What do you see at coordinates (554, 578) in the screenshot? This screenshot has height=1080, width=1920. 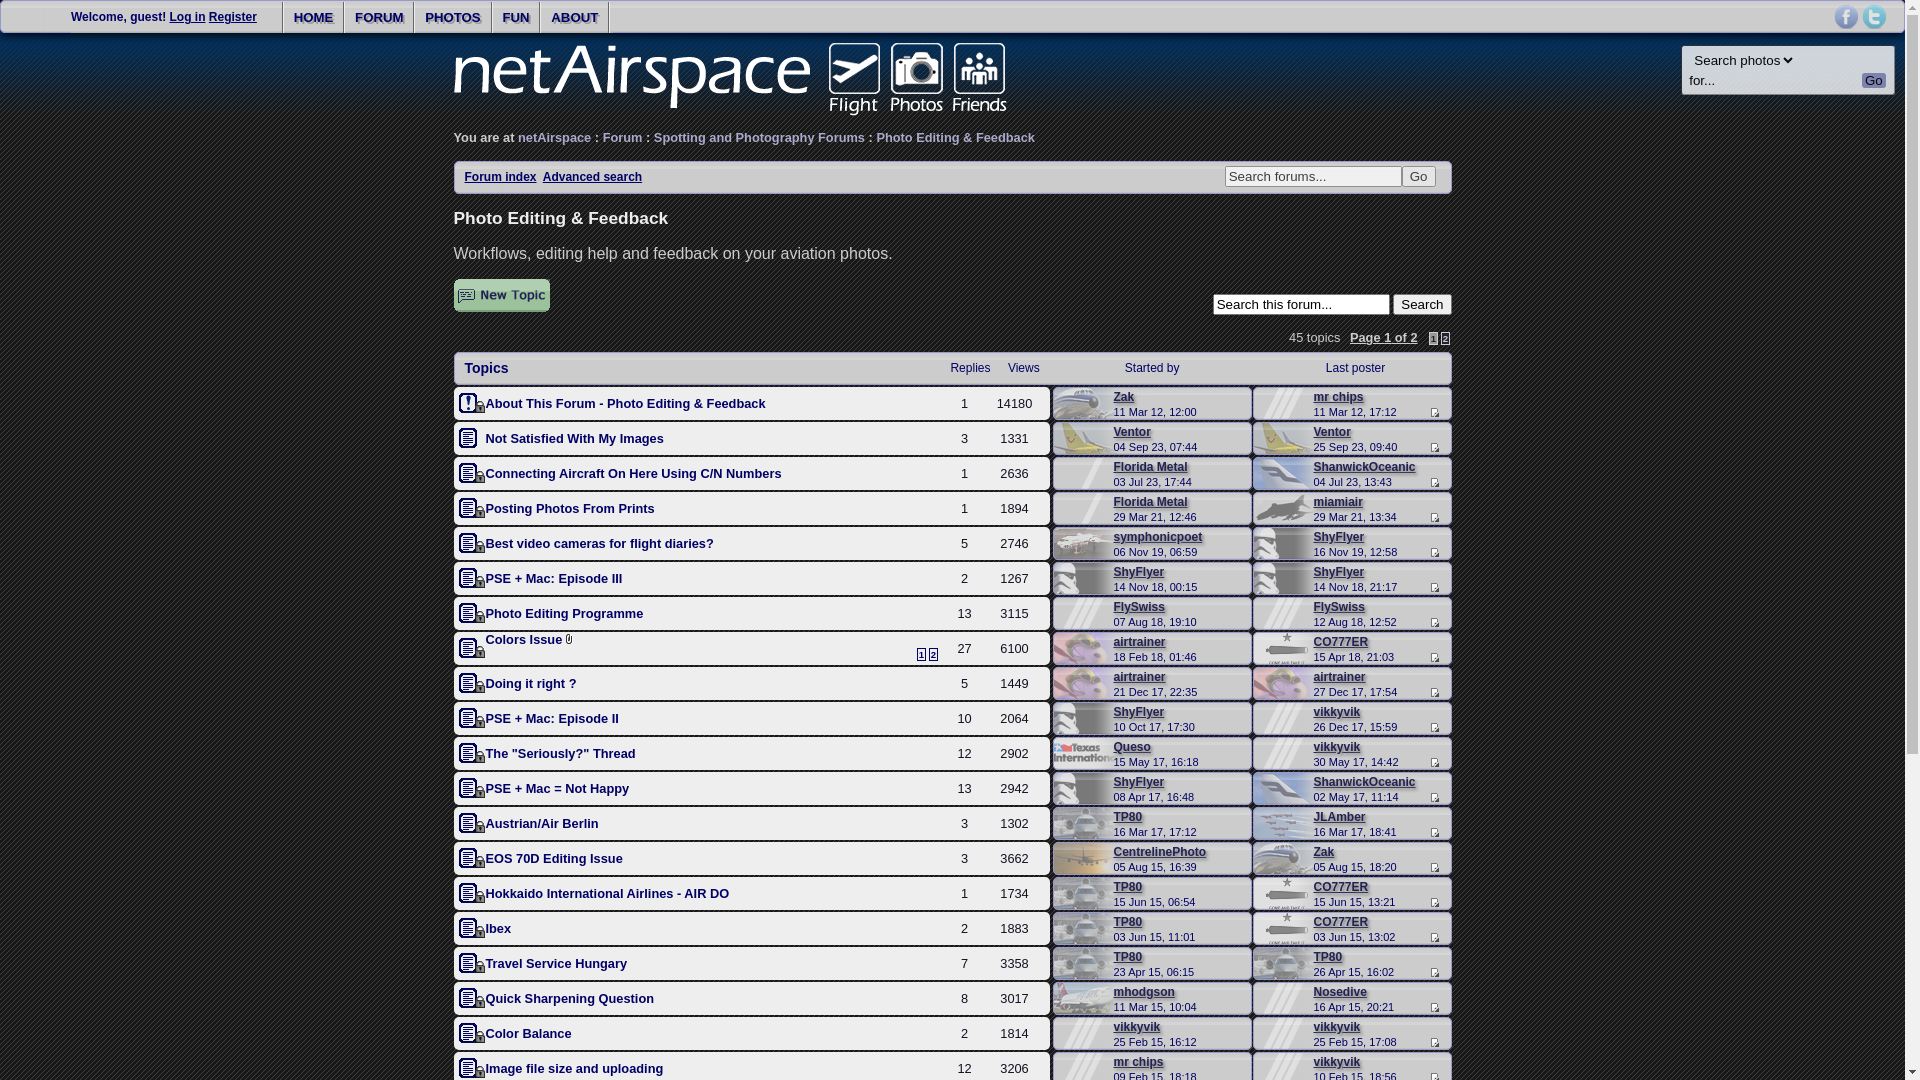 I see `'PSE + Mac: Episode III'` at bounding box center [554, 578].